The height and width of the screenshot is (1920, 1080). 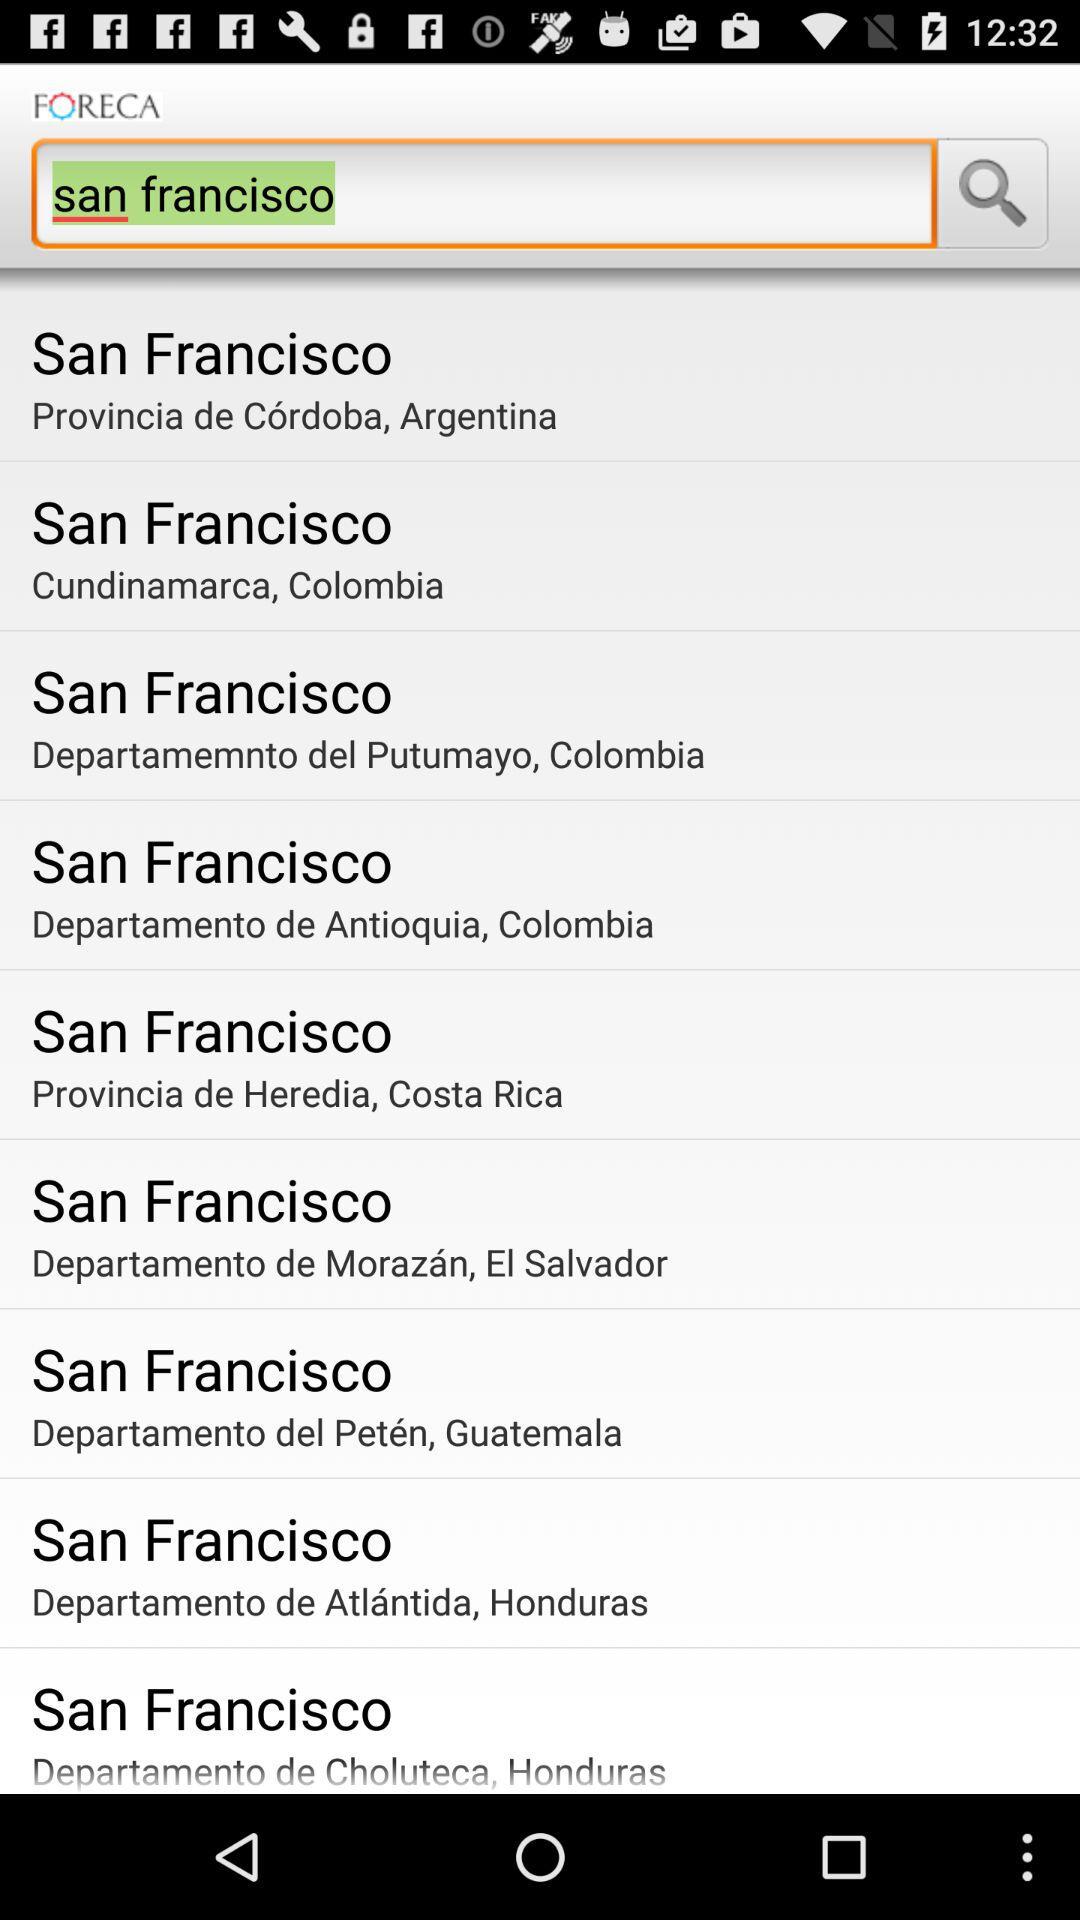 What do you see at coordinates (547, 752) in the screenshot?
I see `the departamemnto del putumayo` at bounding box center [547, 752].